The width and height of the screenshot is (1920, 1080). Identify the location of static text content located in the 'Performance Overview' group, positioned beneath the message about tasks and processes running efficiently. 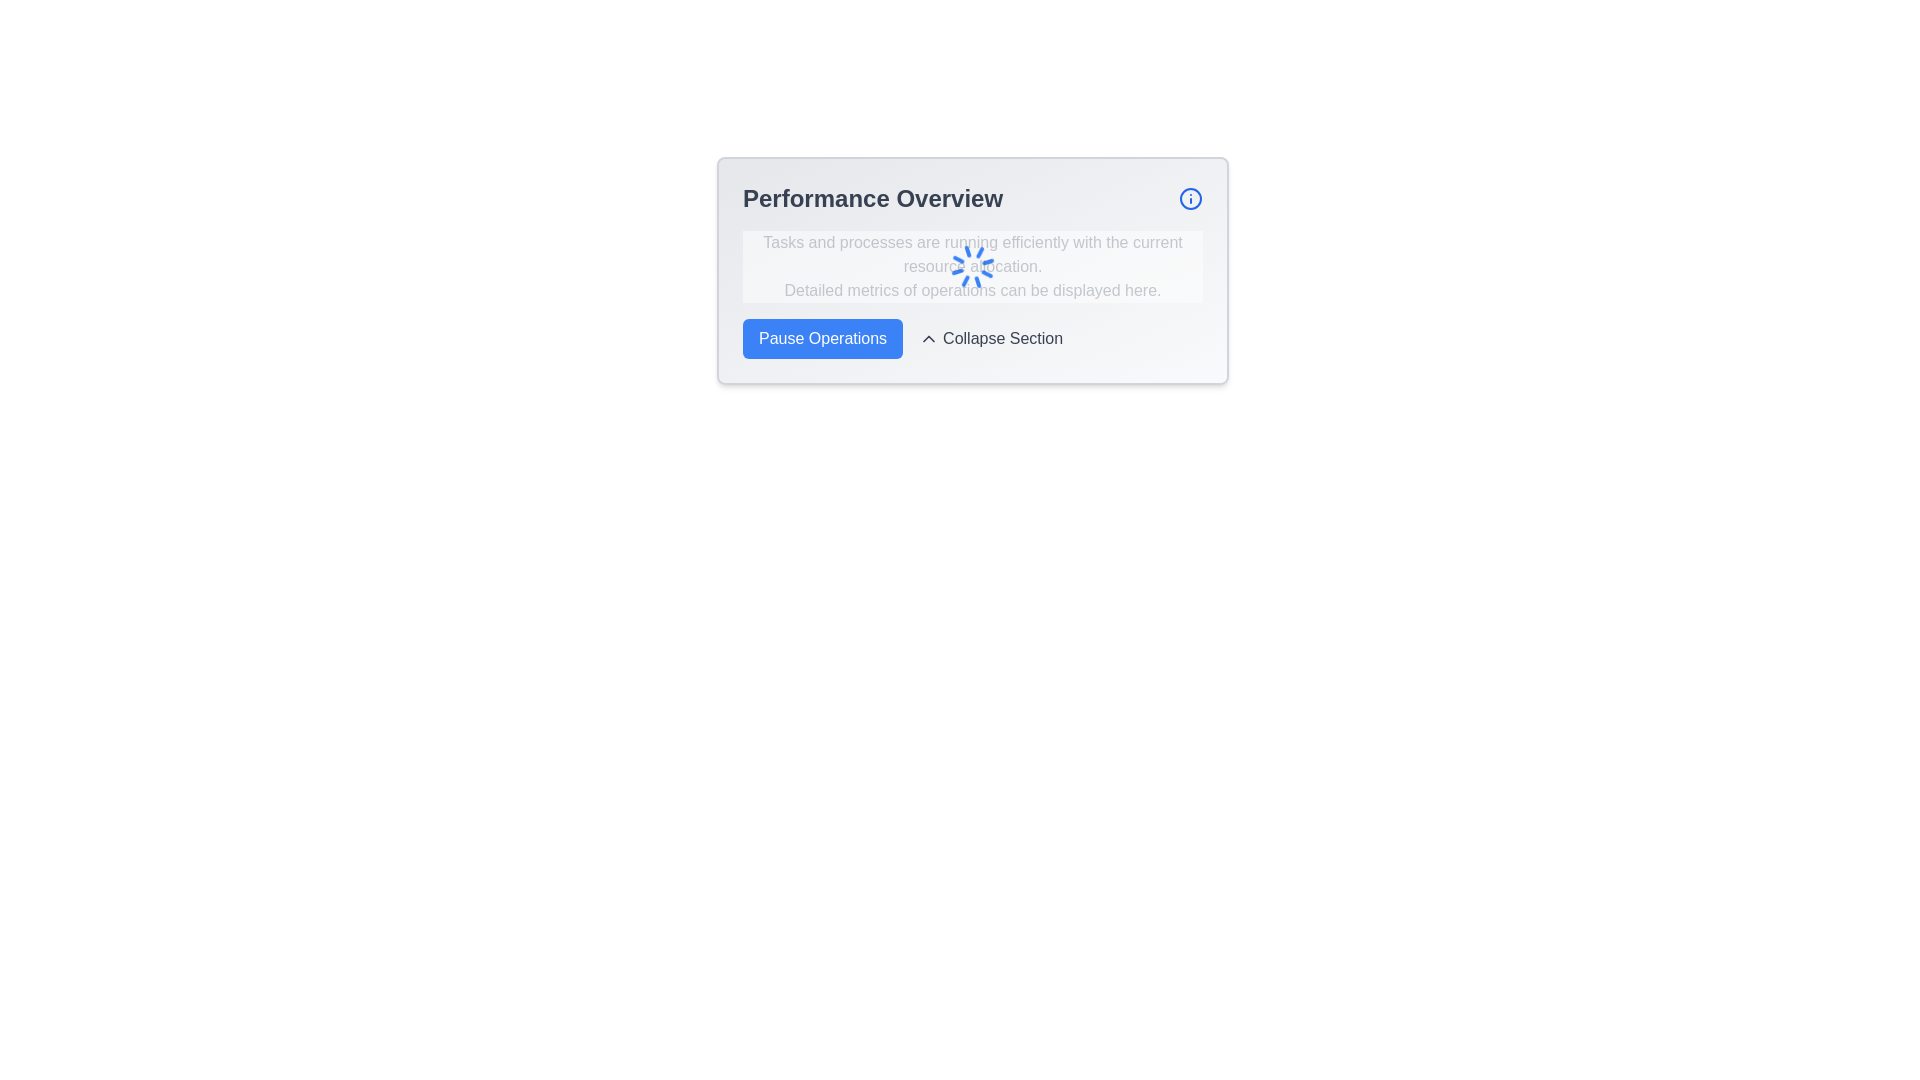
(973, 290).